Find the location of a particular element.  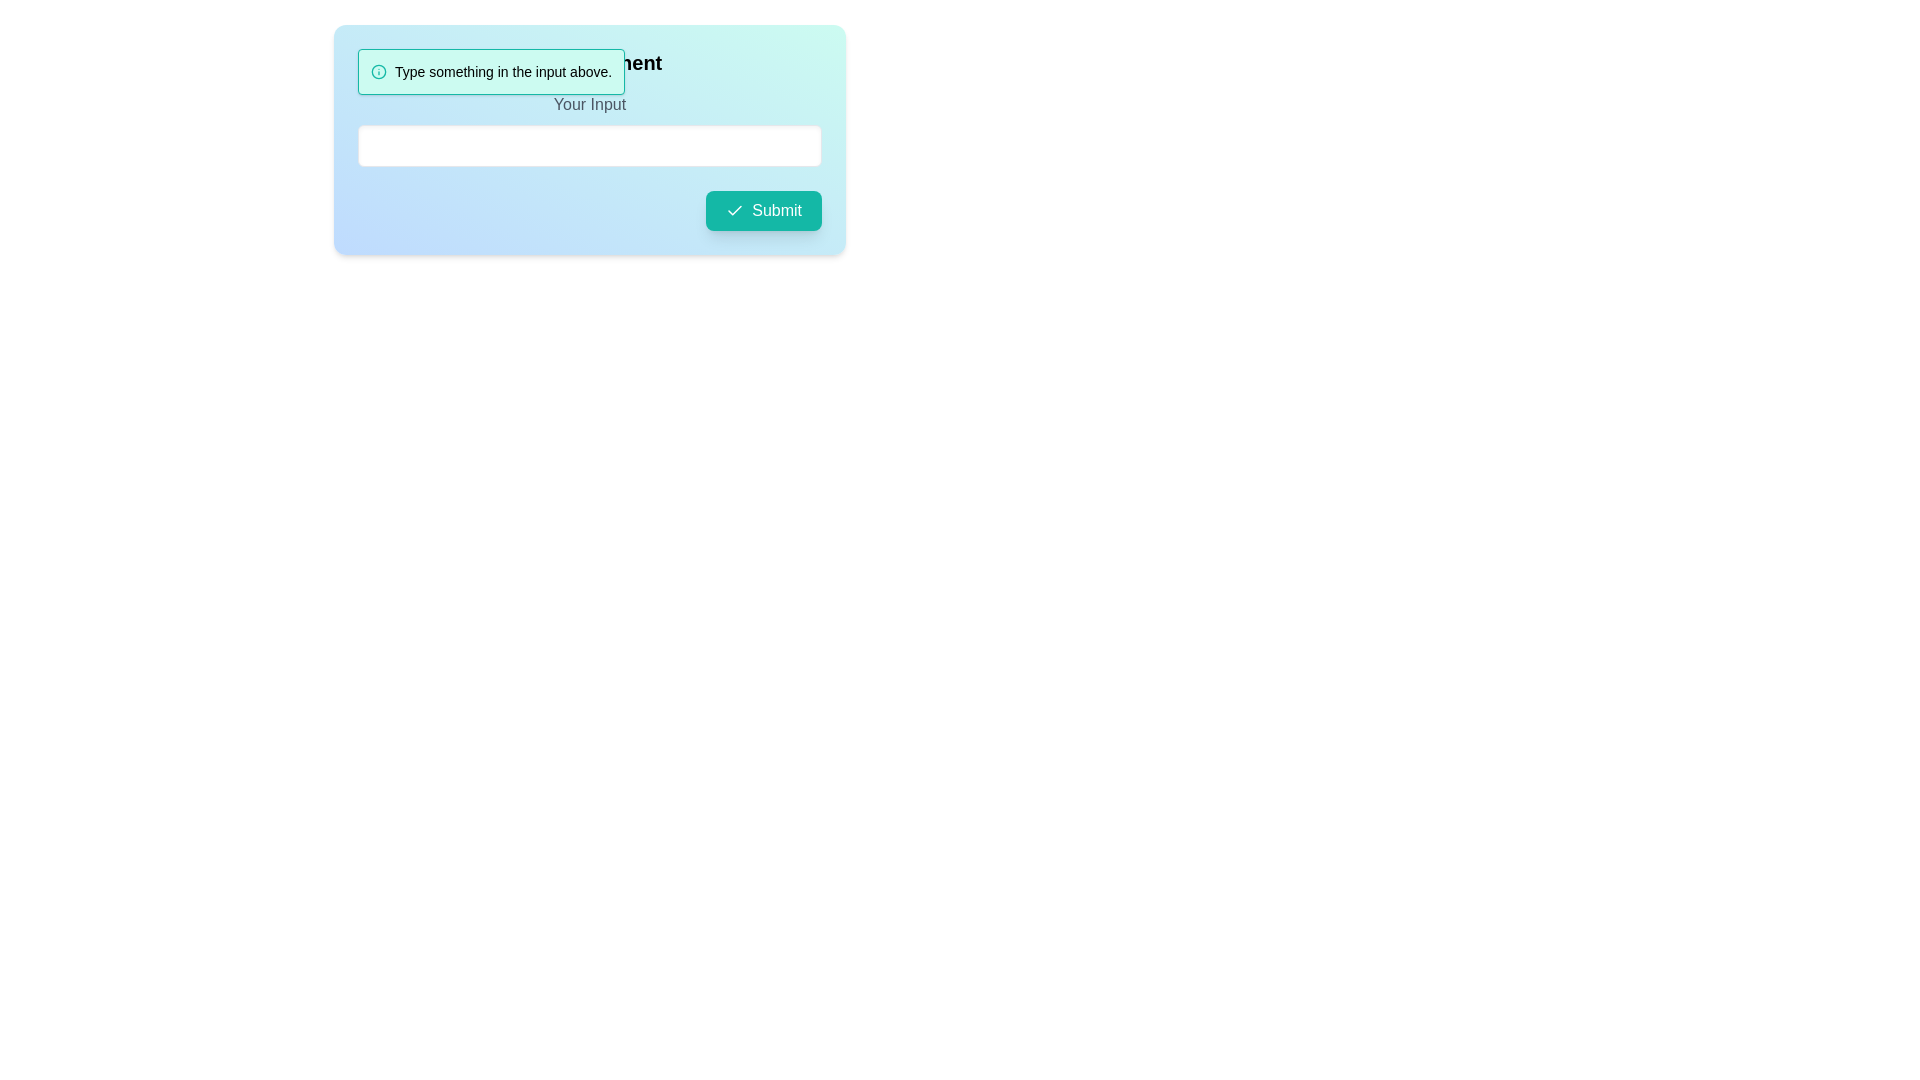

SVG icon located within the 'Submit' button, which visually indicates confirmation and is positioned to the left of the 'Submit' text is located at coordinates (734, 211).